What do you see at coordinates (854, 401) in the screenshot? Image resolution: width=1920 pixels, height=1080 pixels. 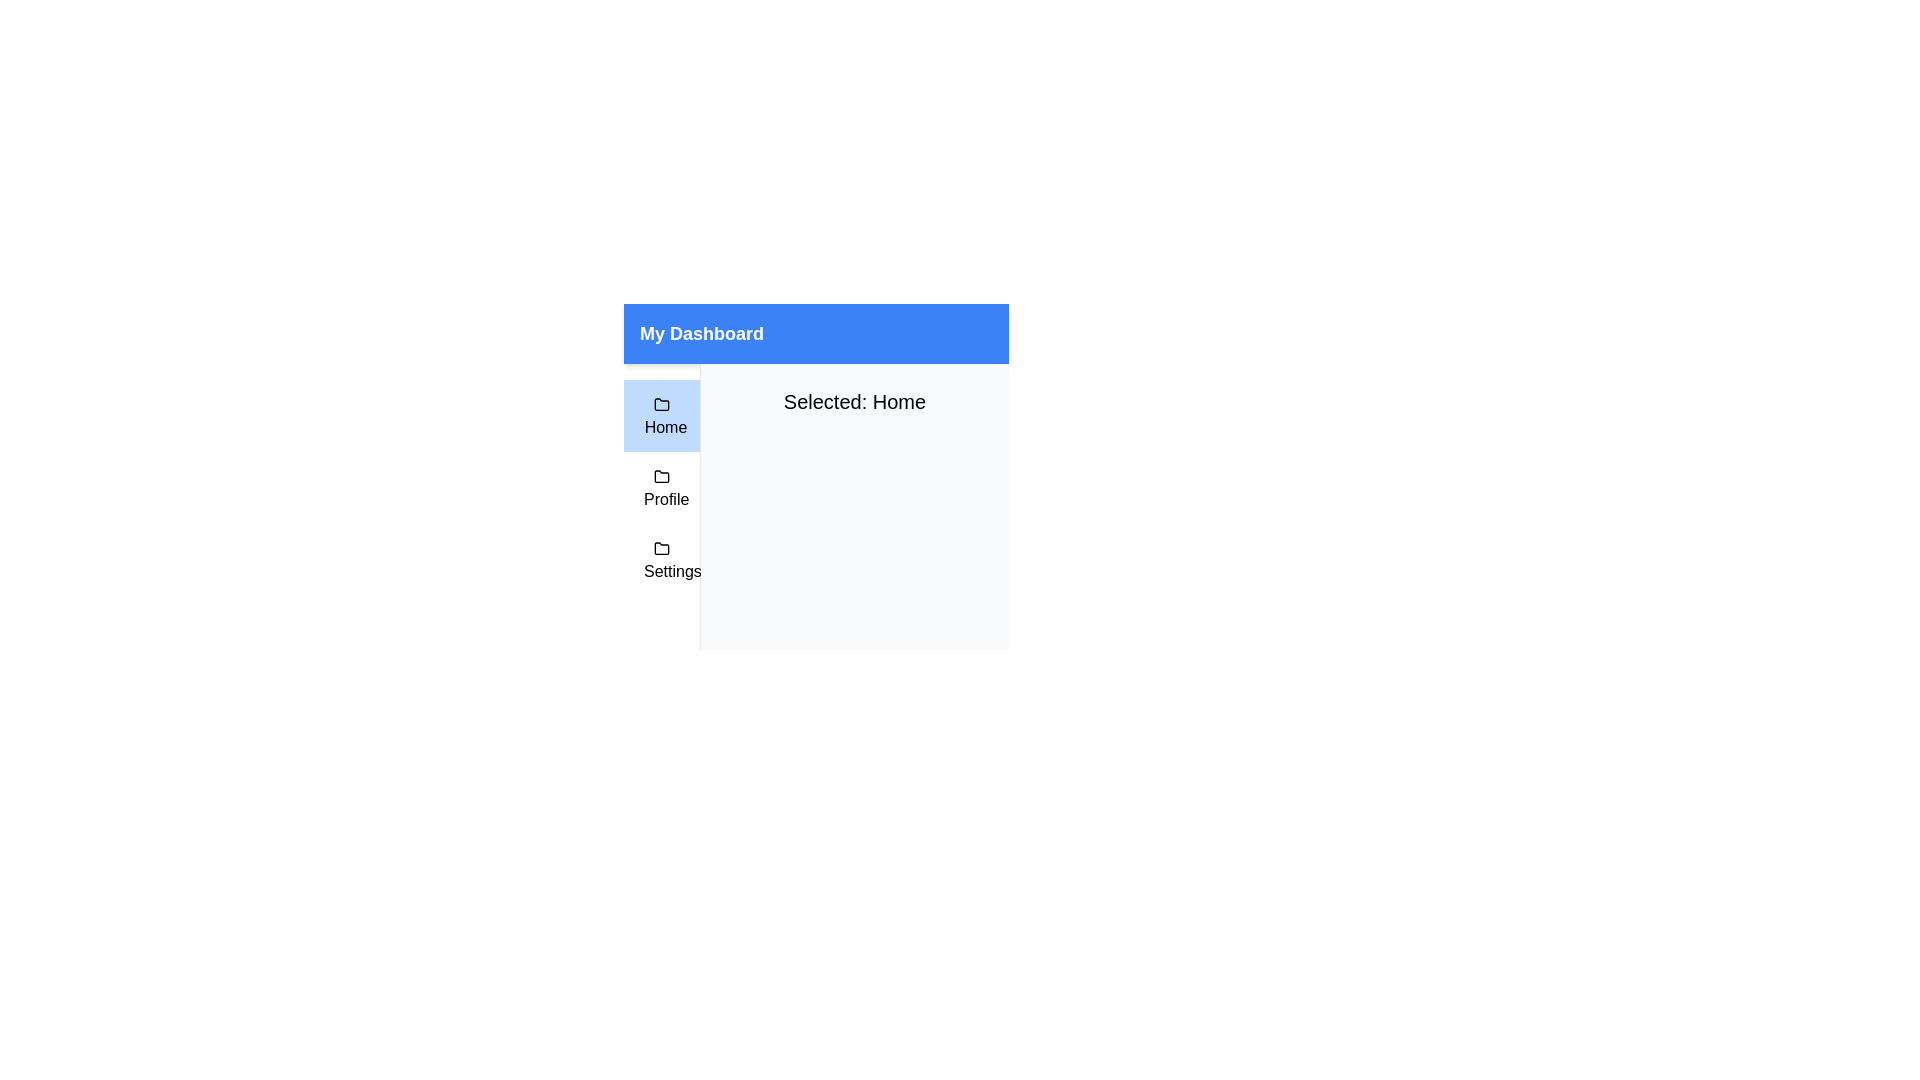 I see `the text block displaying 'Selected: Home', which is located to the right of the blue sidebar menu` at bounding box center [854, 401].